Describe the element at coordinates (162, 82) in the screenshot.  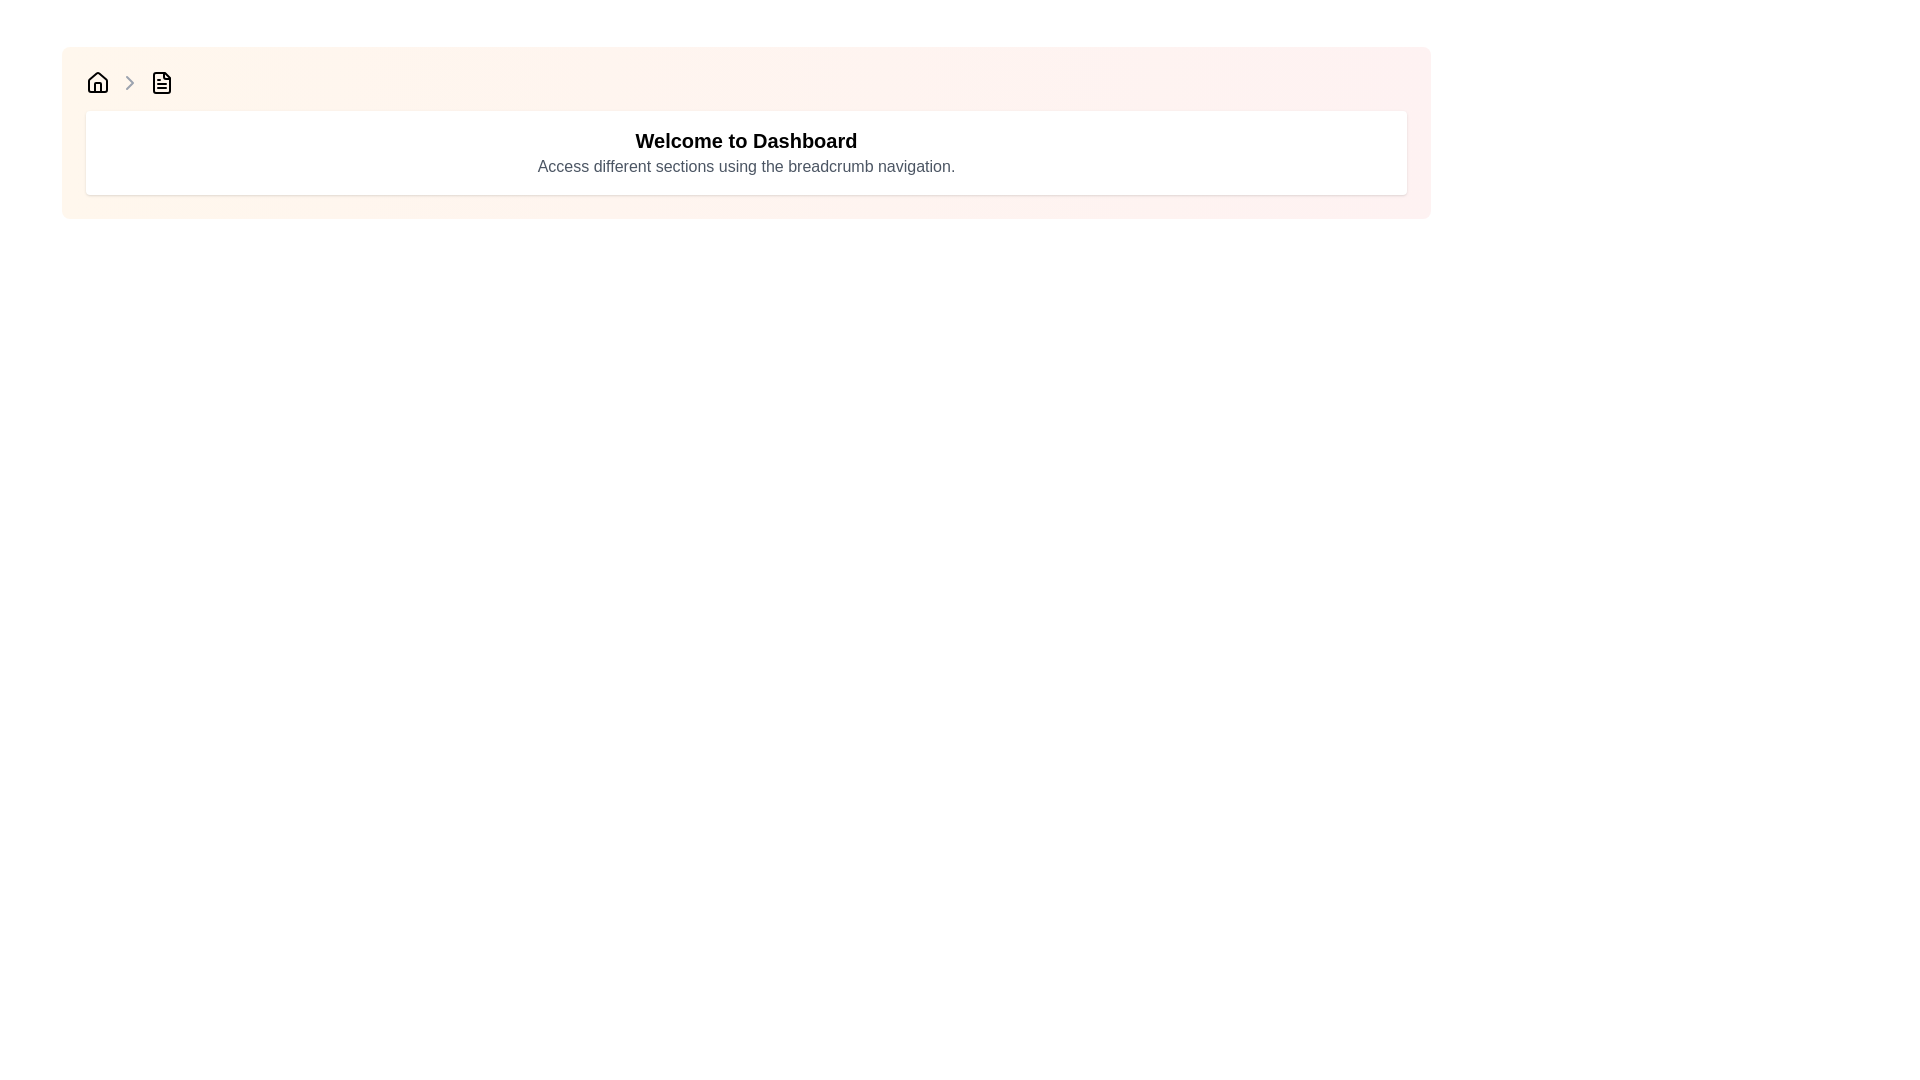
I see `the sheet of paper icon with a folded corner located in the upper left section of the interface, directly to the right of the home icon in the breadcrumb navigation bar` at that location.